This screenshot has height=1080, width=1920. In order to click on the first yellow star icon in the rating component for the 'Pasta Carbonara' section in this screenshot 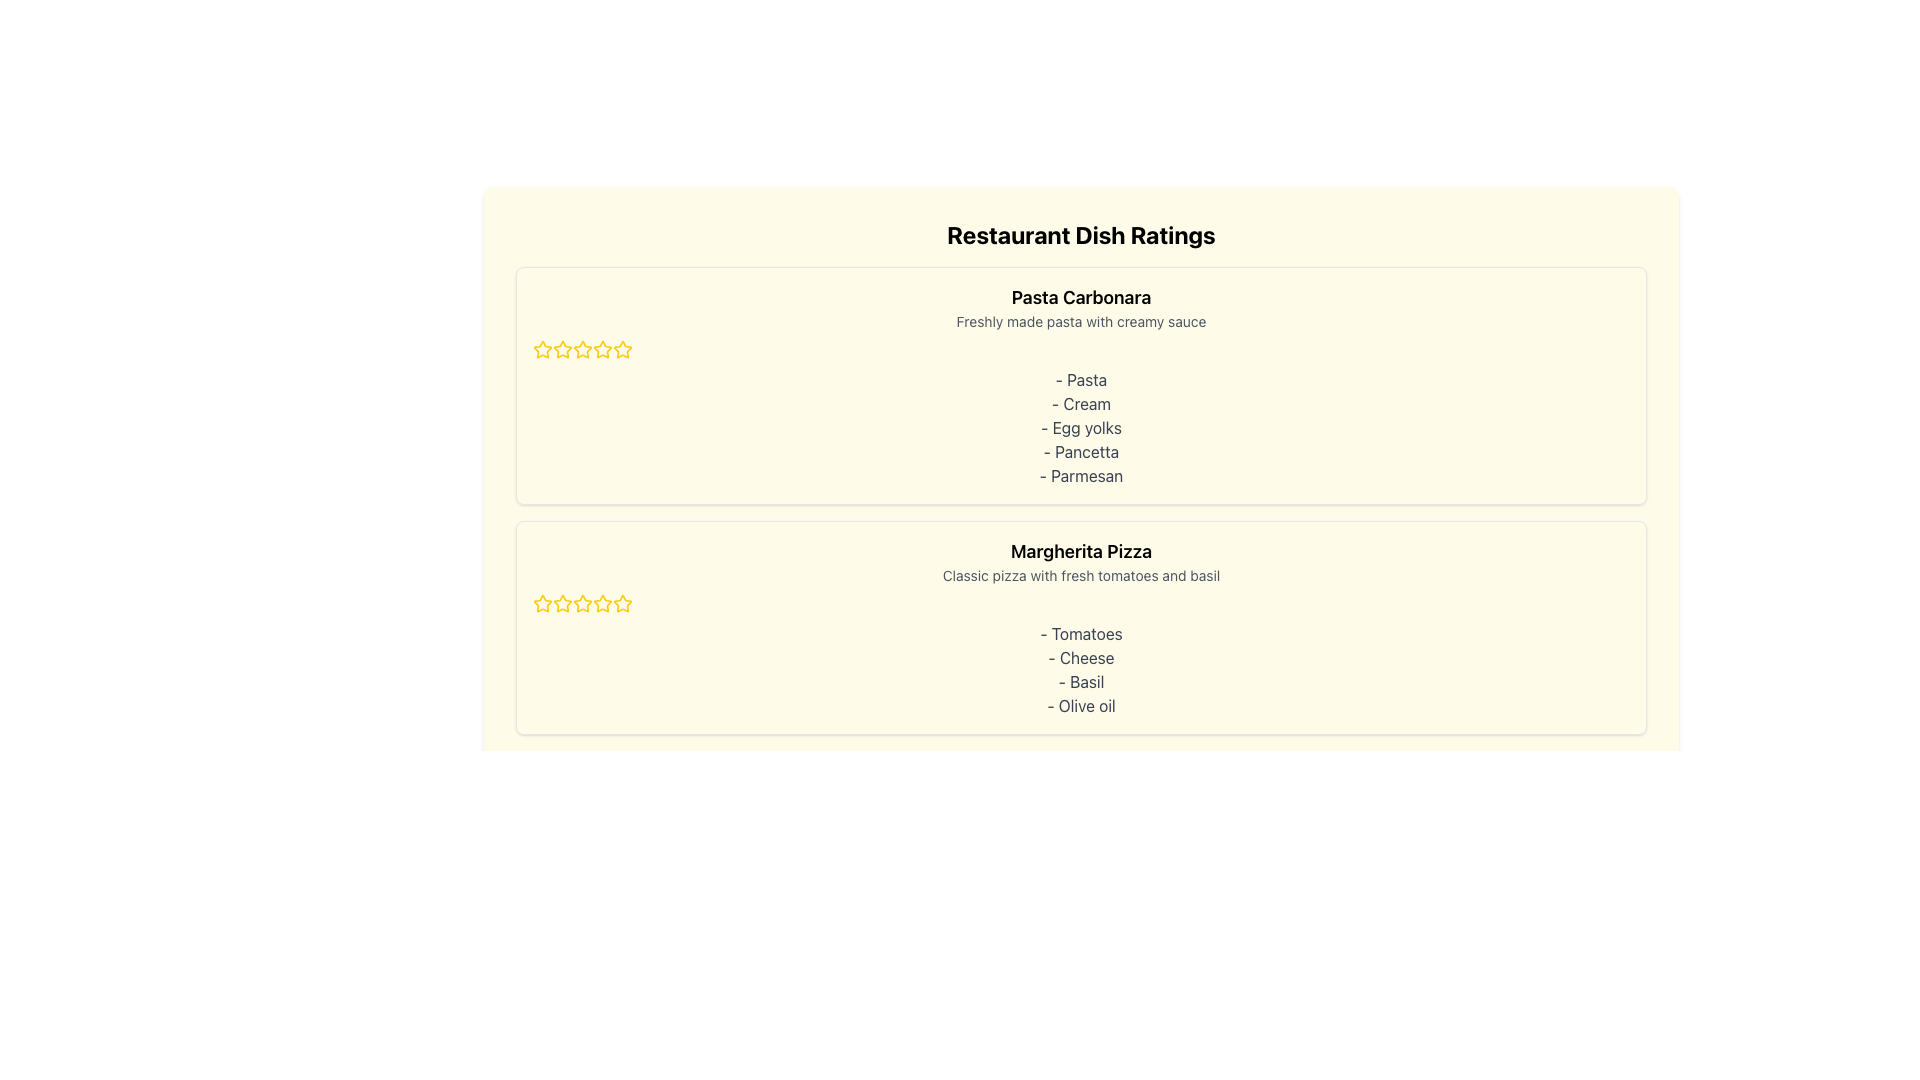, I will do `click(542, 348)`.